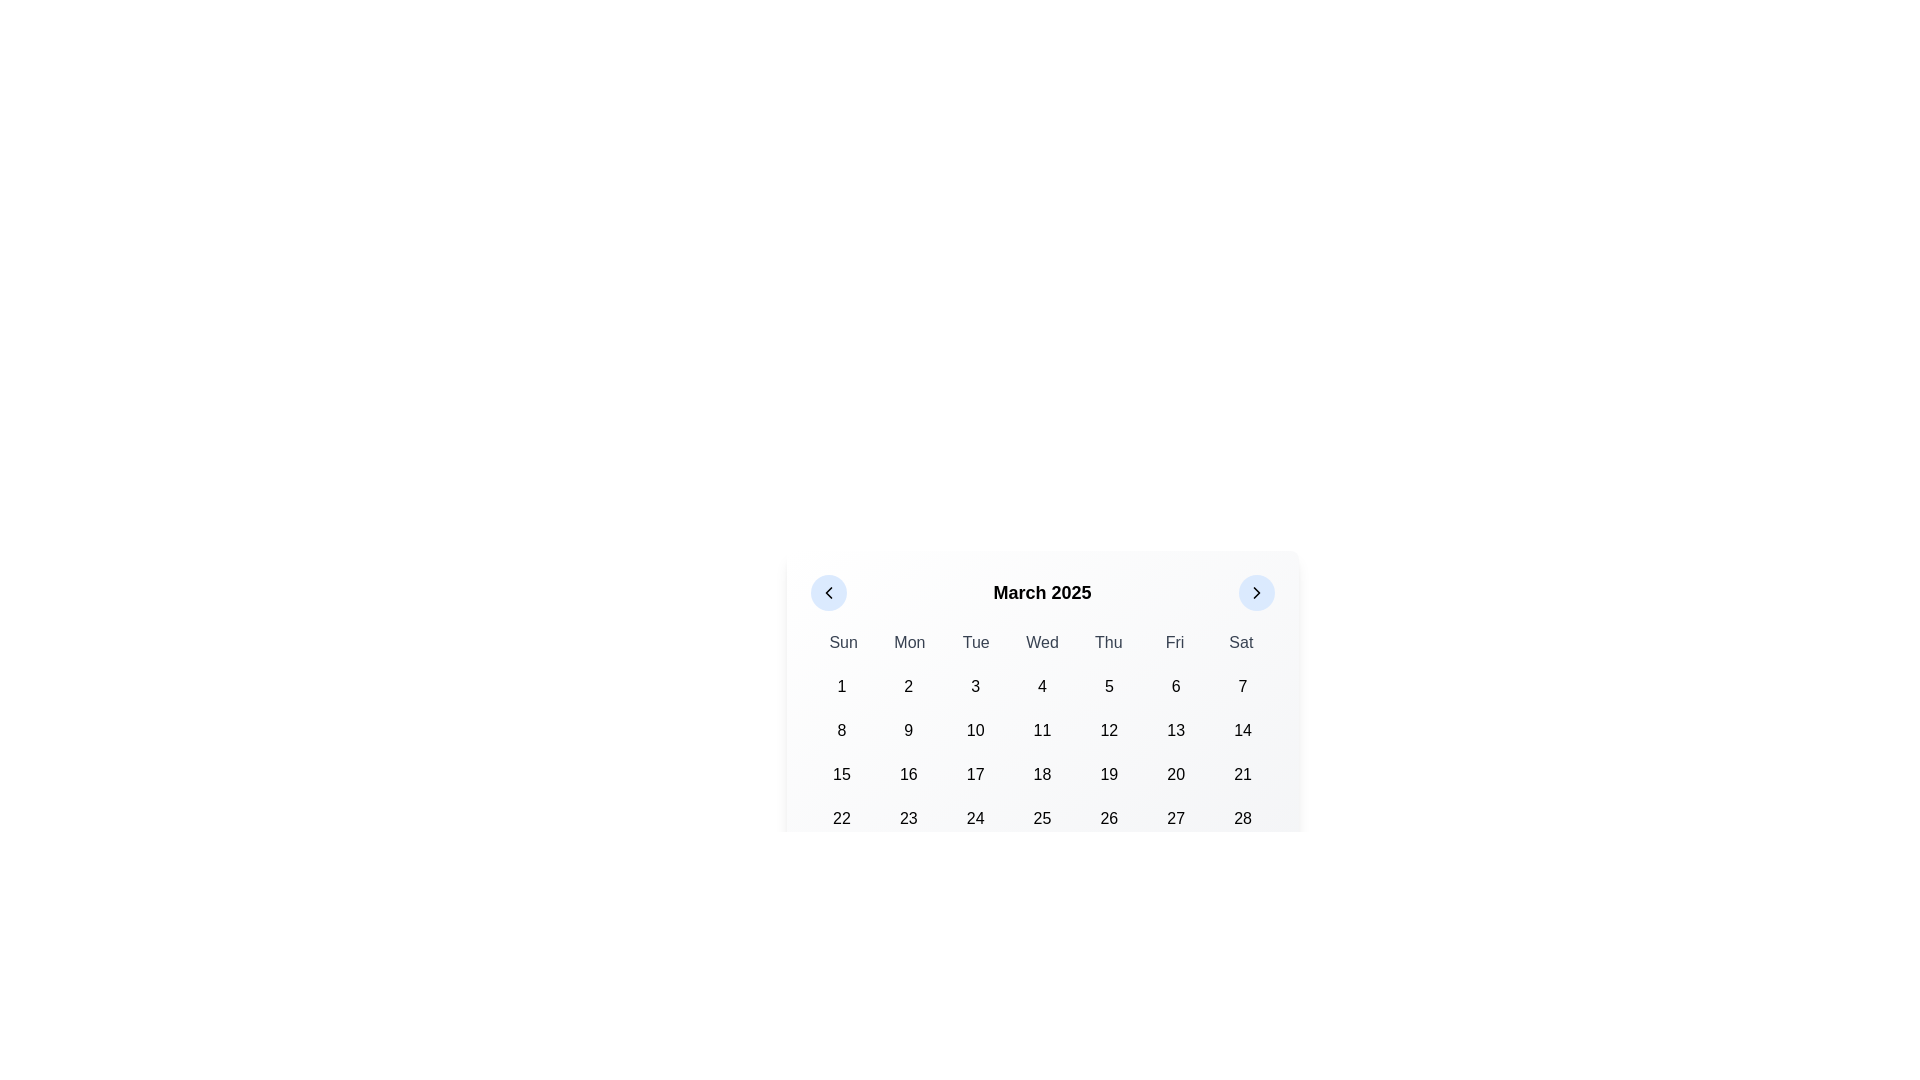 The width and height of the screenshot is (1920, 1080). What do you see at coordinates (1108, 774) in the screenshot?
I see `the button representing the 19th day in the calendar` at bounding box center [1108, 774].